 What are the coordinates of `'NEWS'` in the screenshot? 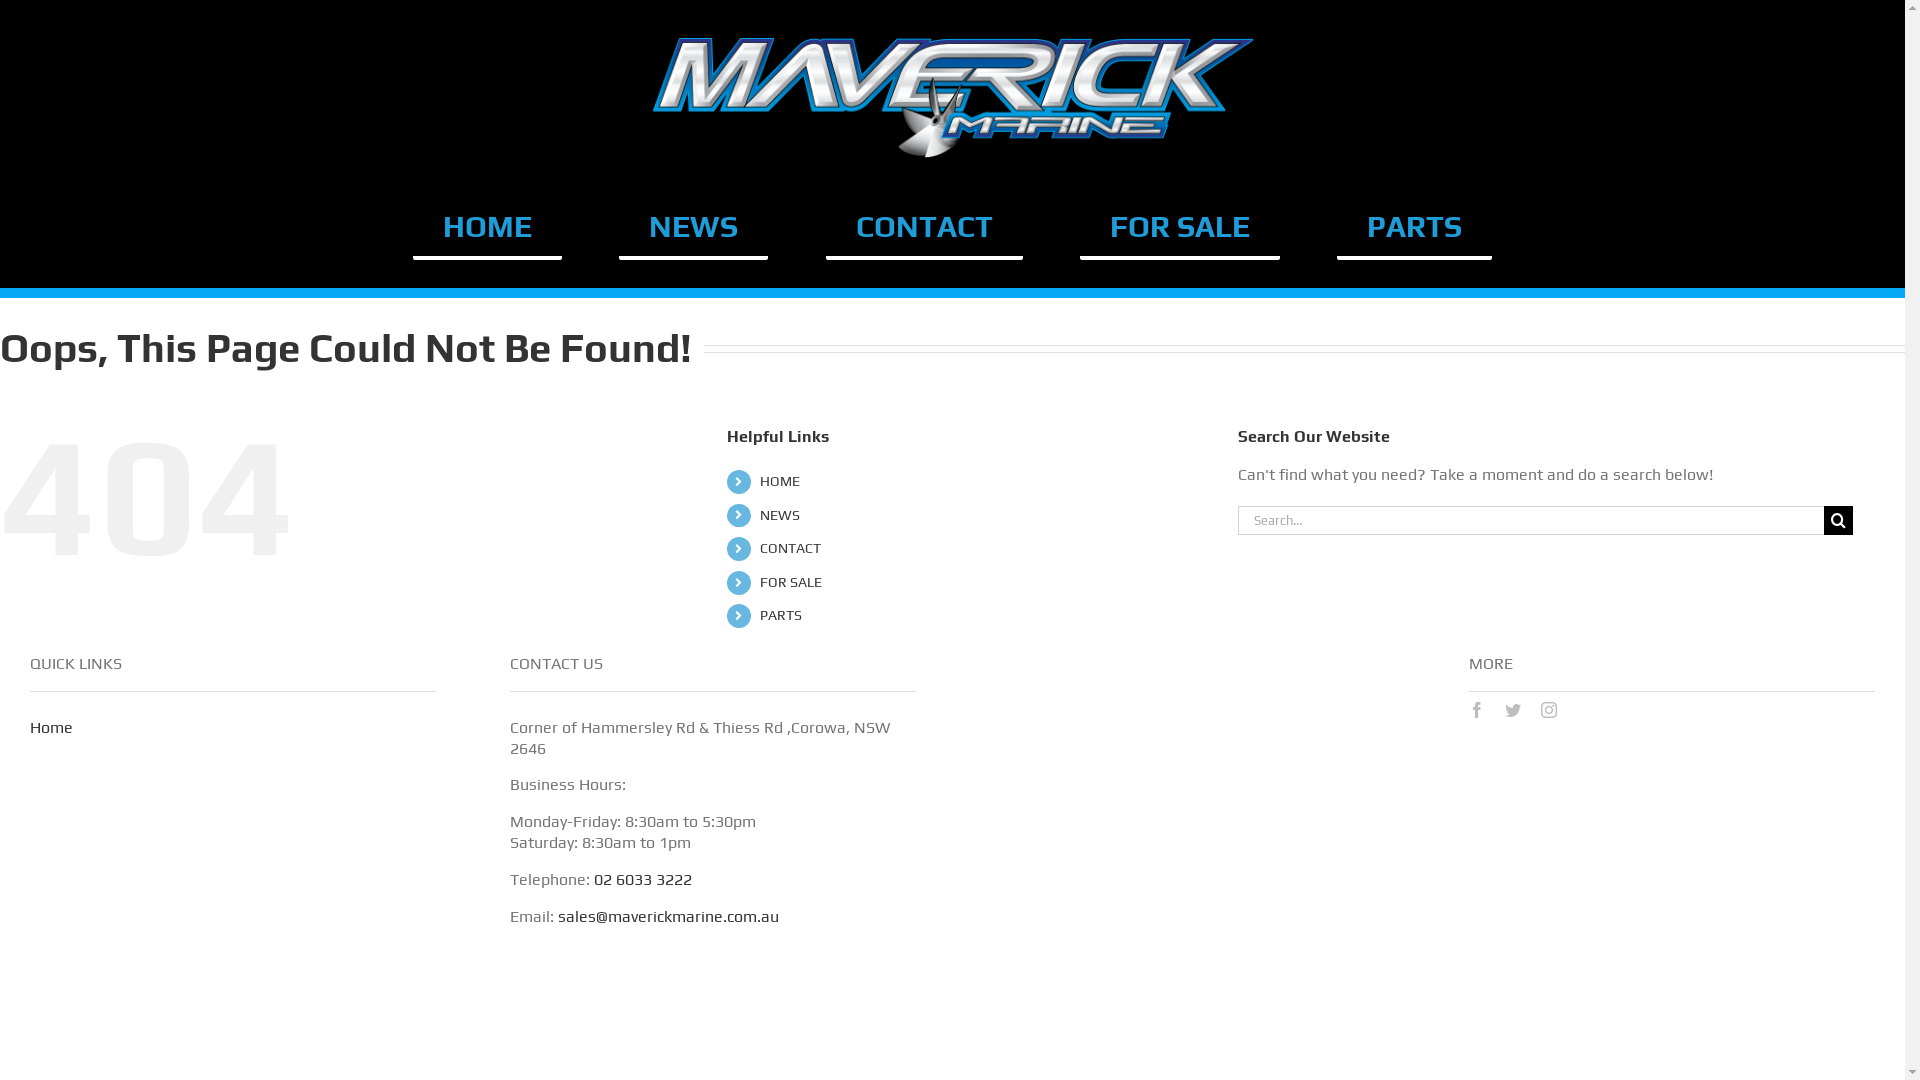 It's located at (693, 227).